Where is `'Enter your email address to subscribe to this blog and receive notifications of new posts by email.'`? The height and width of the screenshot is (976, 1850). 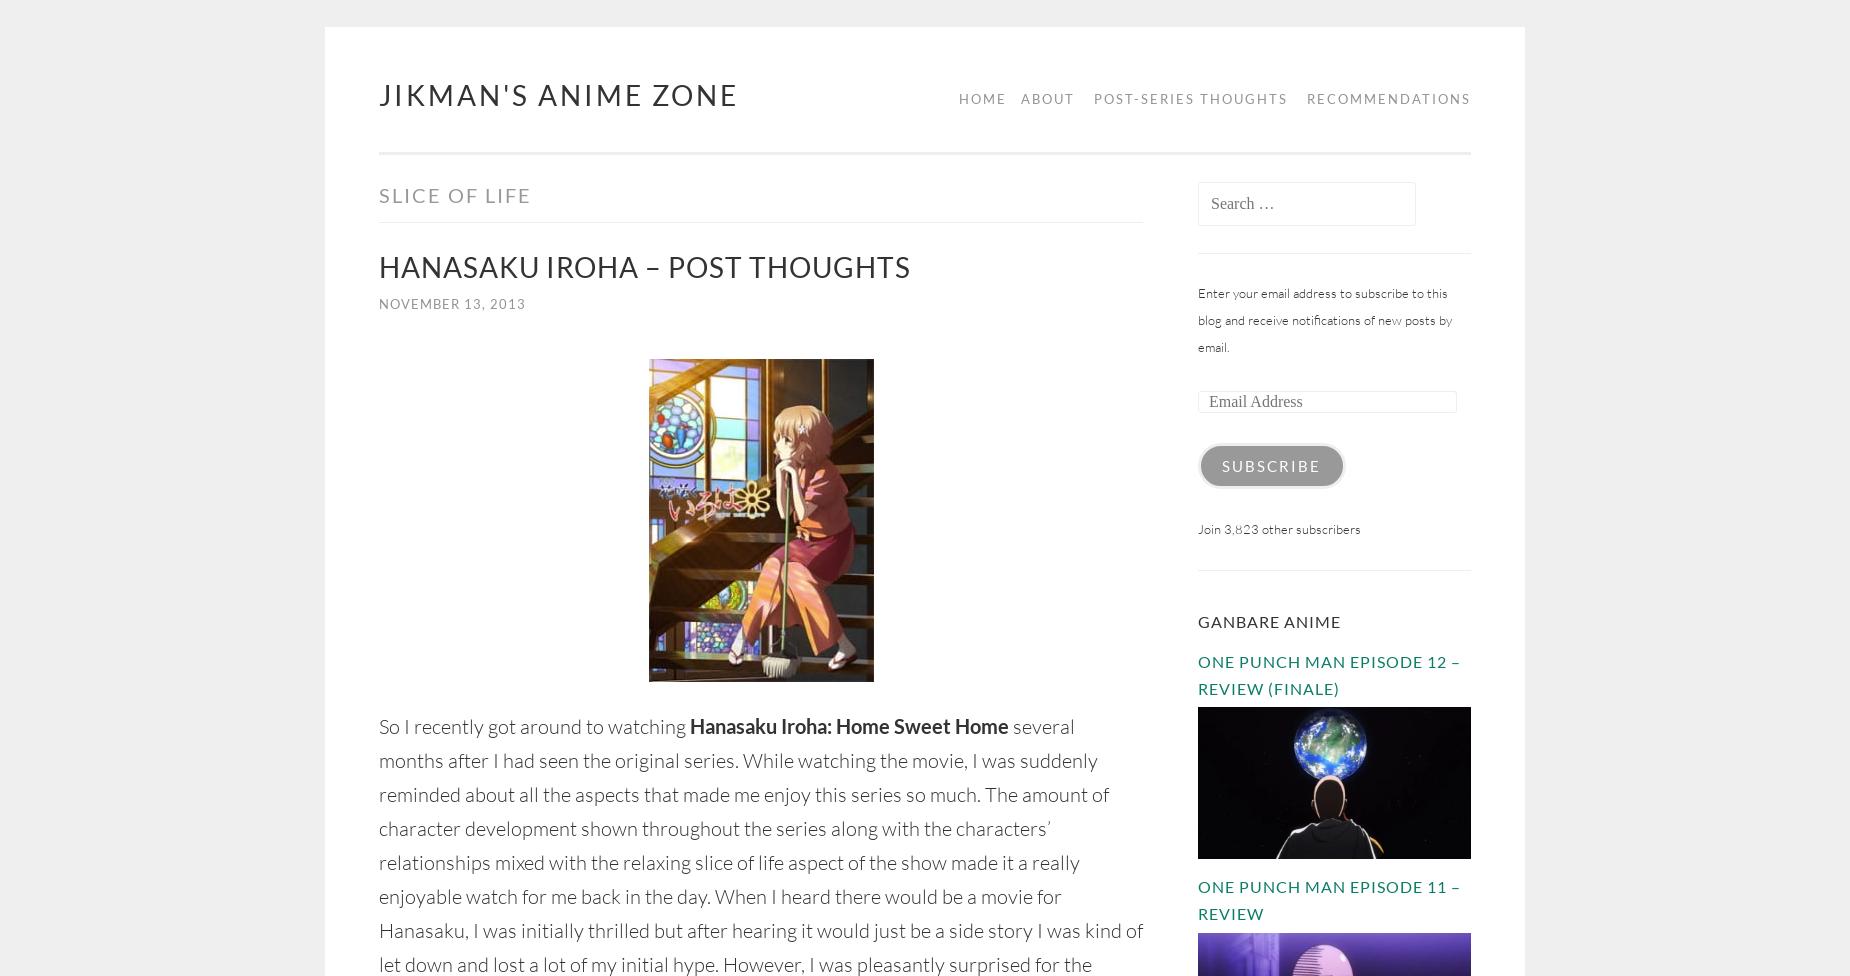 'Enter your email address to subscribe to this blog and receive notifications of new posts by email.' is located at coordinates (1323, 320).